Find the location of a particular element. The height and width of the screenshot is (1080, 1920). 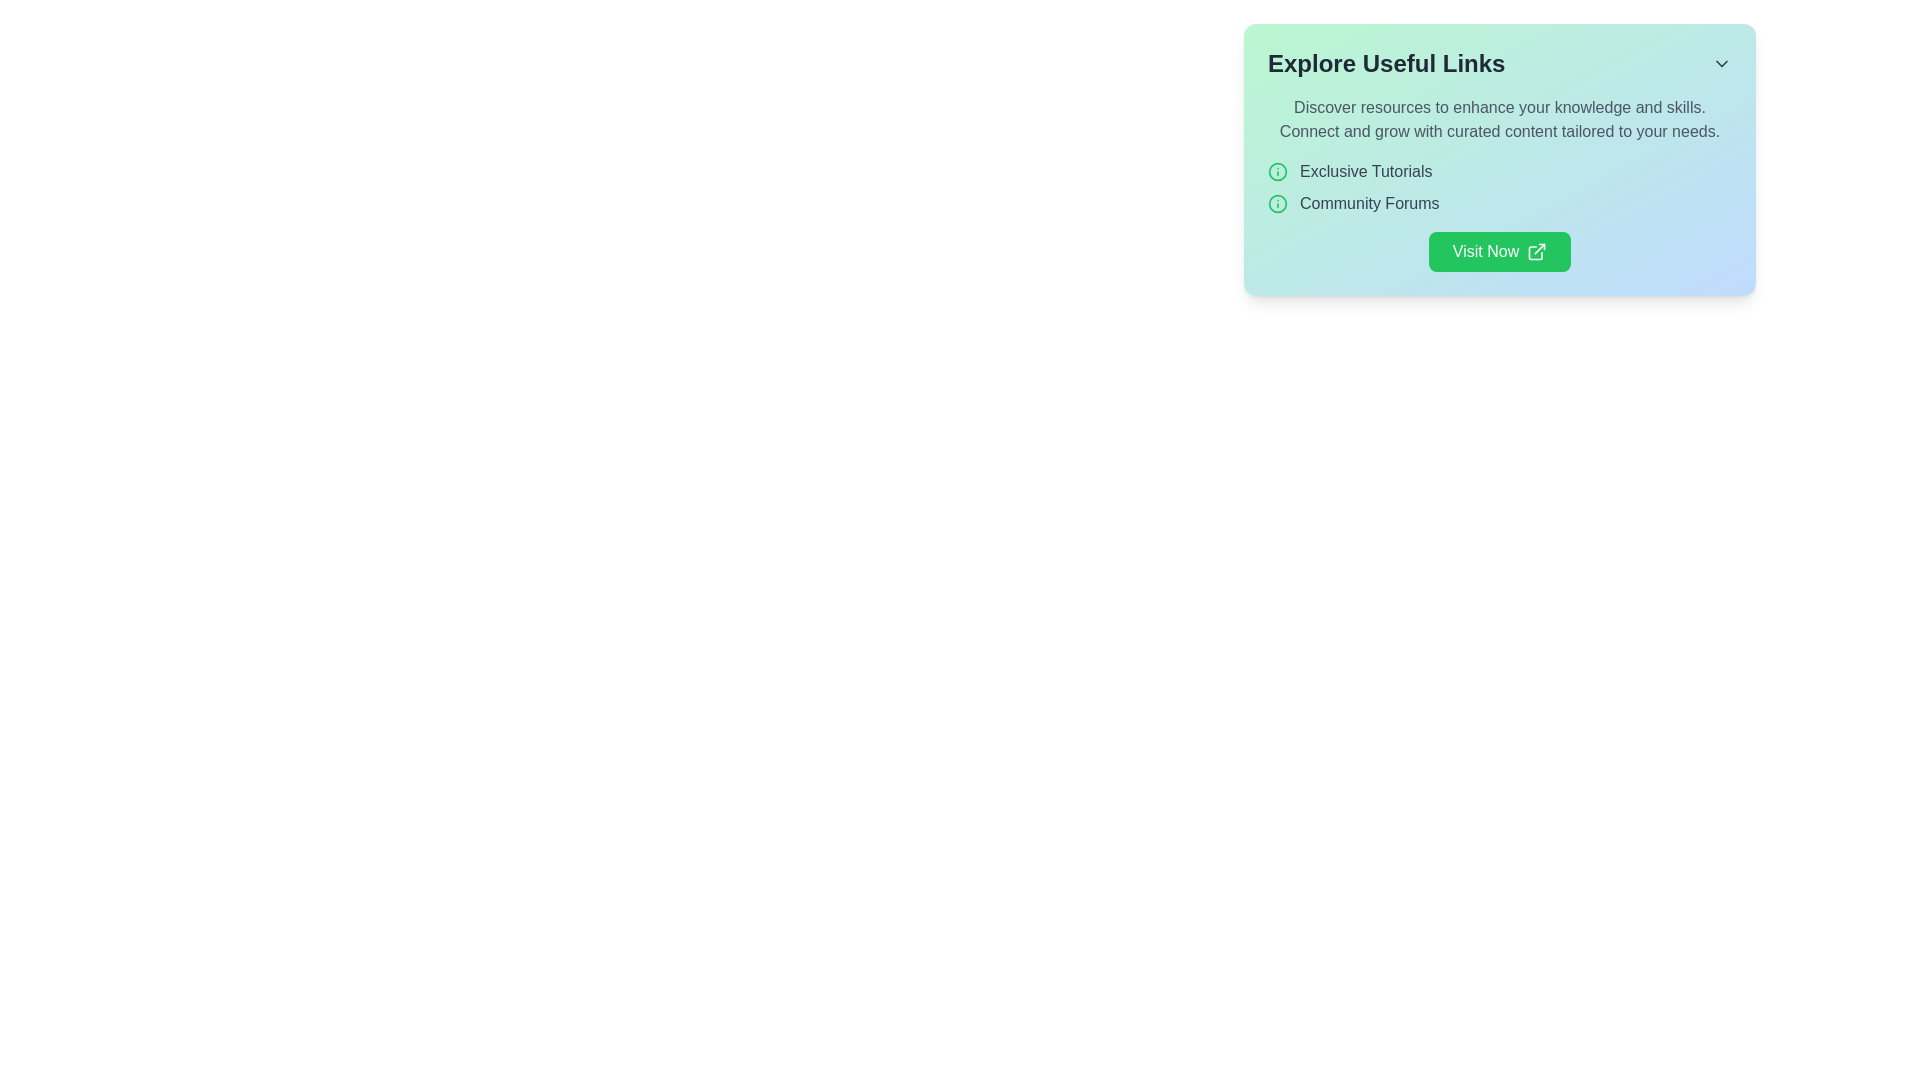

the external link icon, which is a small arrow pointing outwards from a box, located at the right end of the green 'Visit Now' button in the 'Explore Useful Links' panel is located at coordinates (1536, 250).